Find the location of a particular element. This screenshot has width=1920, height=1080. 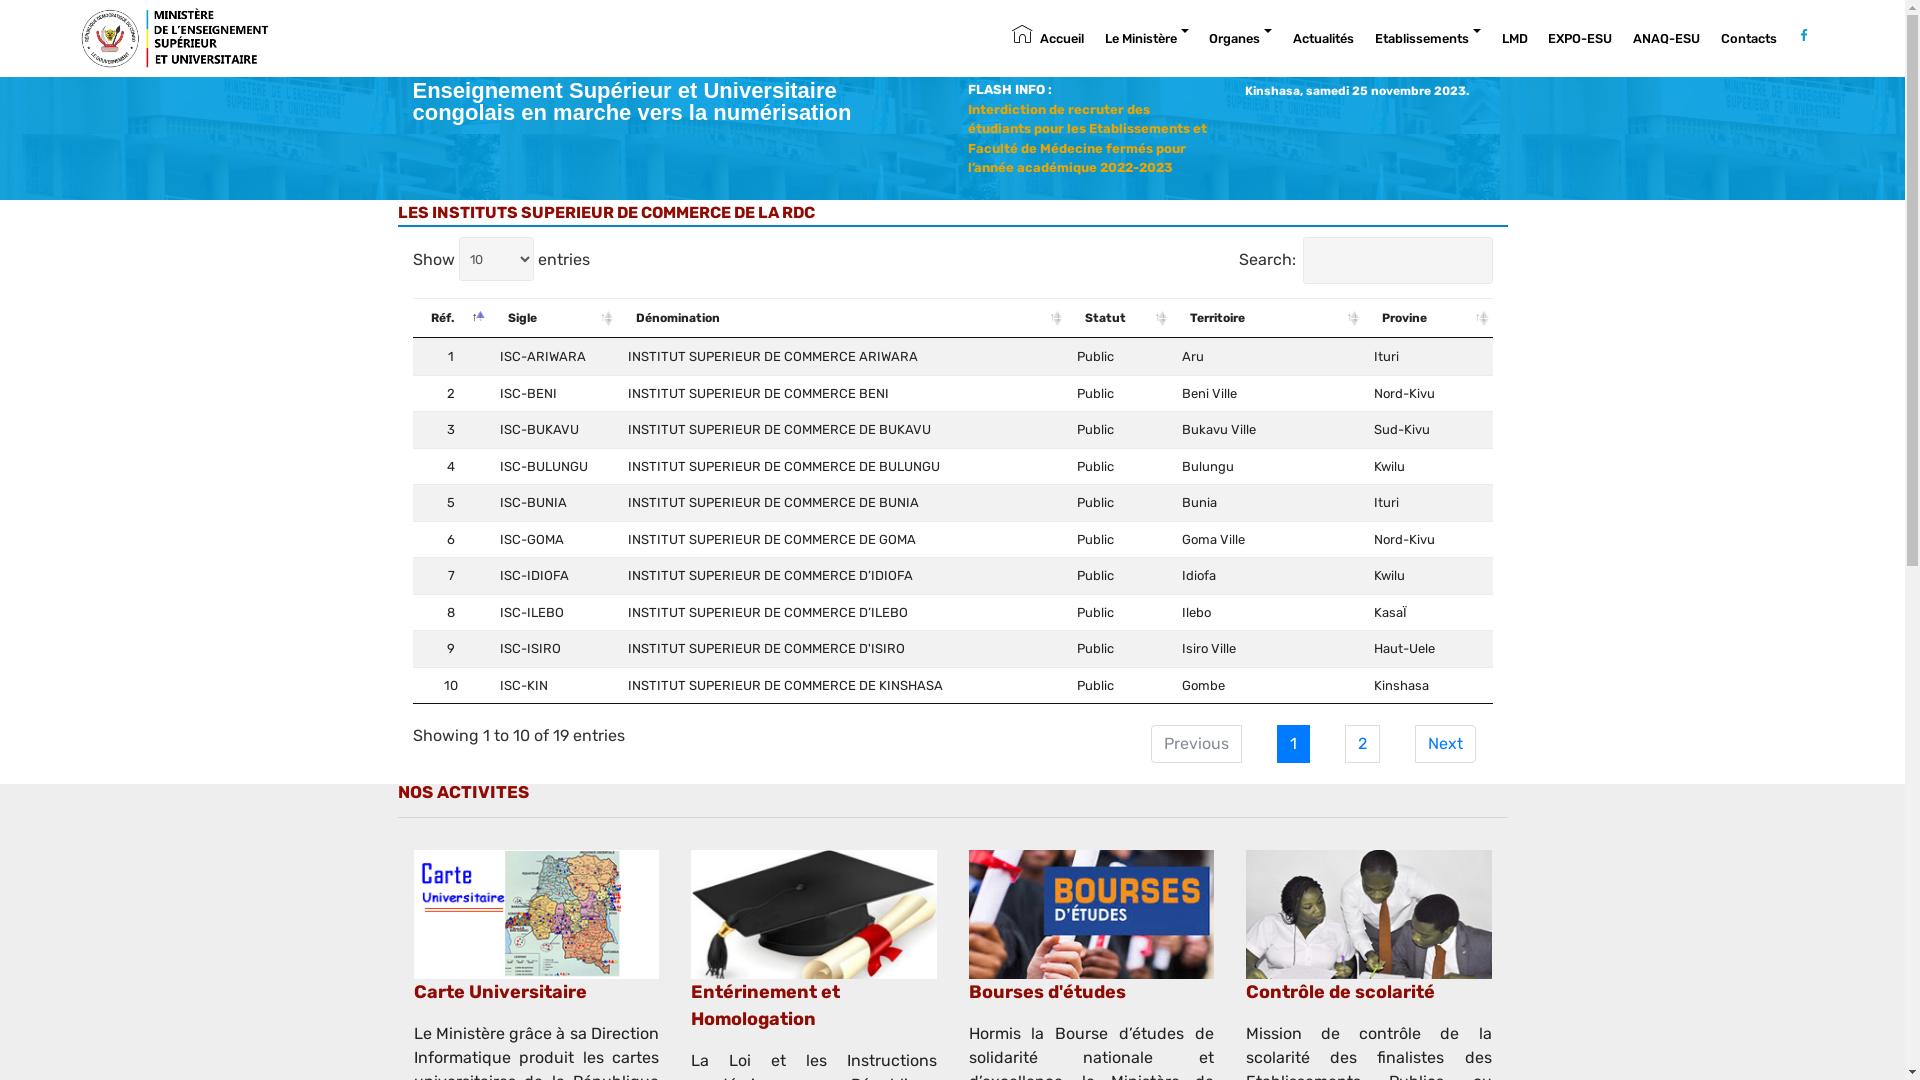

'Etablissements' is located at coordinates (1427, 38).